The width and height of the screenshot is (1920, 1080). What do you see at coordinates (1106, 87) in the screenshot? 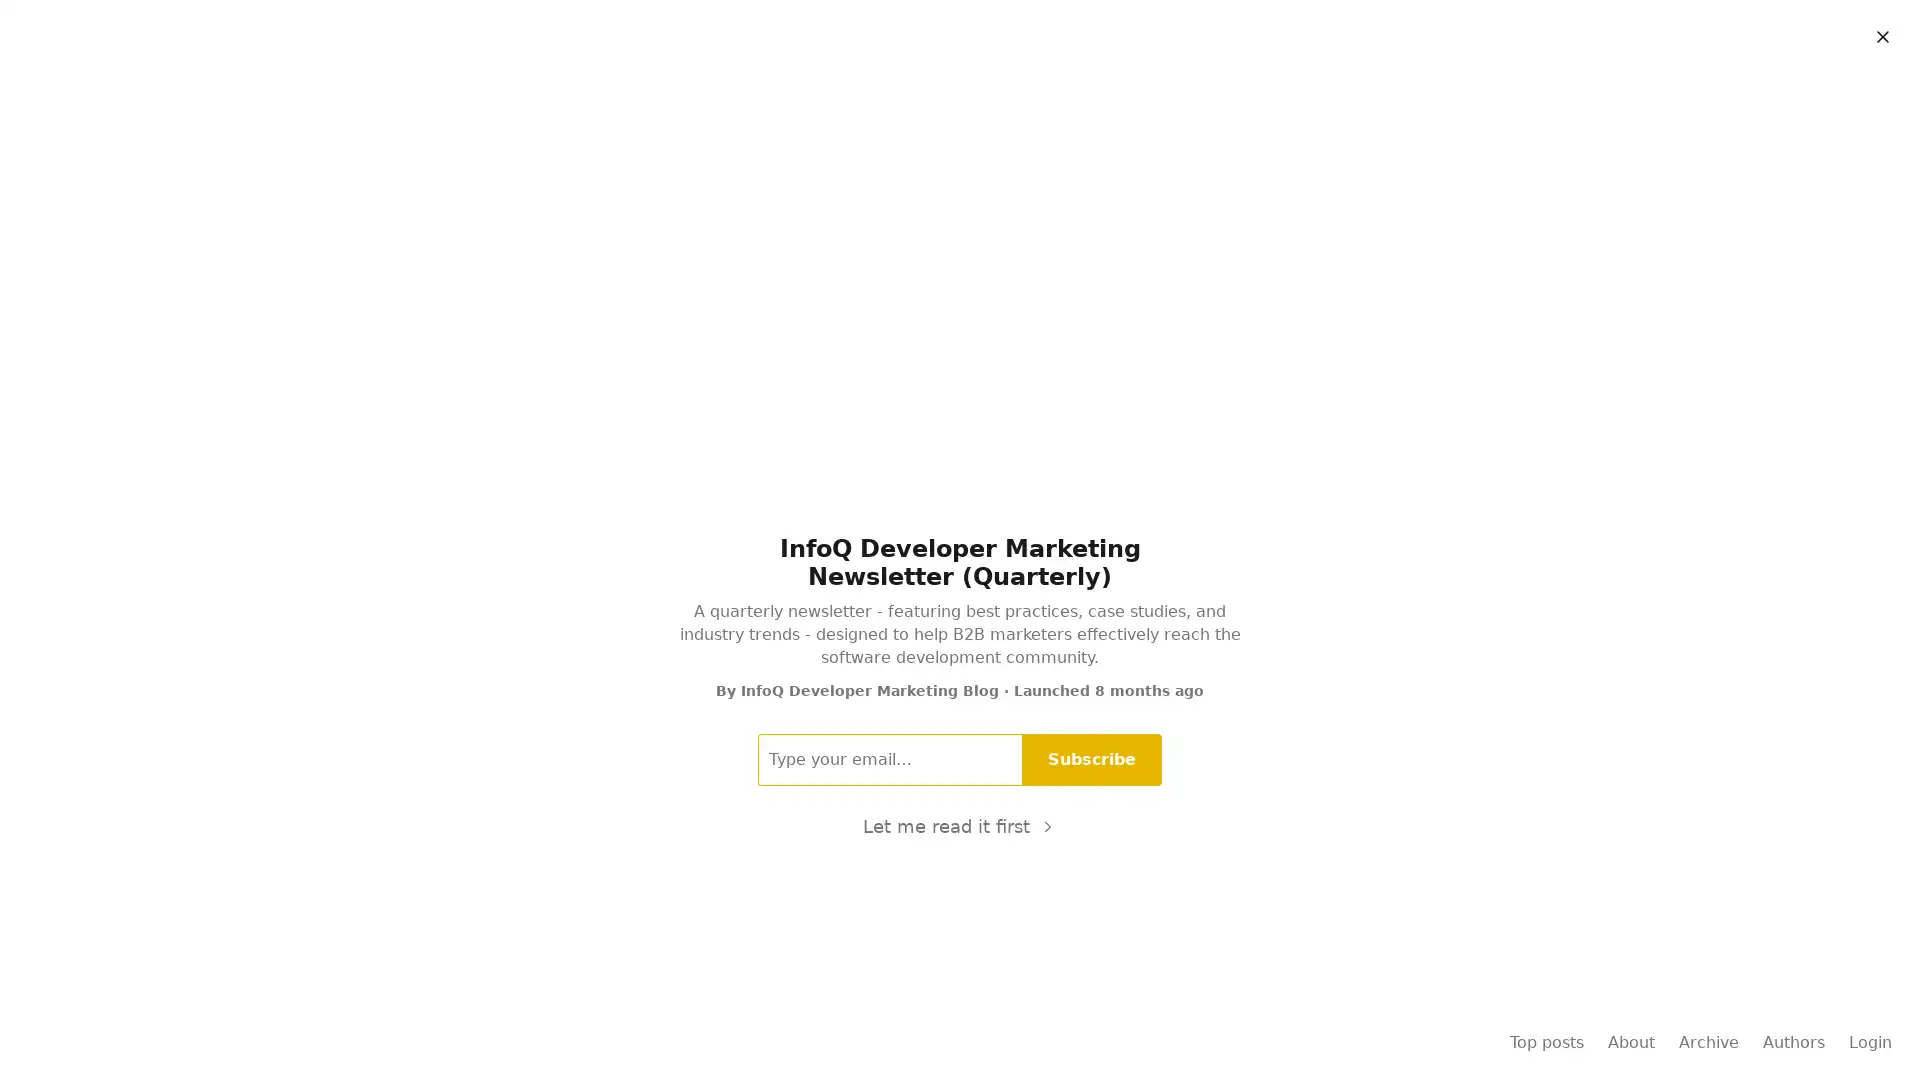
I see `Trends` at bounding box center [1106, 87].